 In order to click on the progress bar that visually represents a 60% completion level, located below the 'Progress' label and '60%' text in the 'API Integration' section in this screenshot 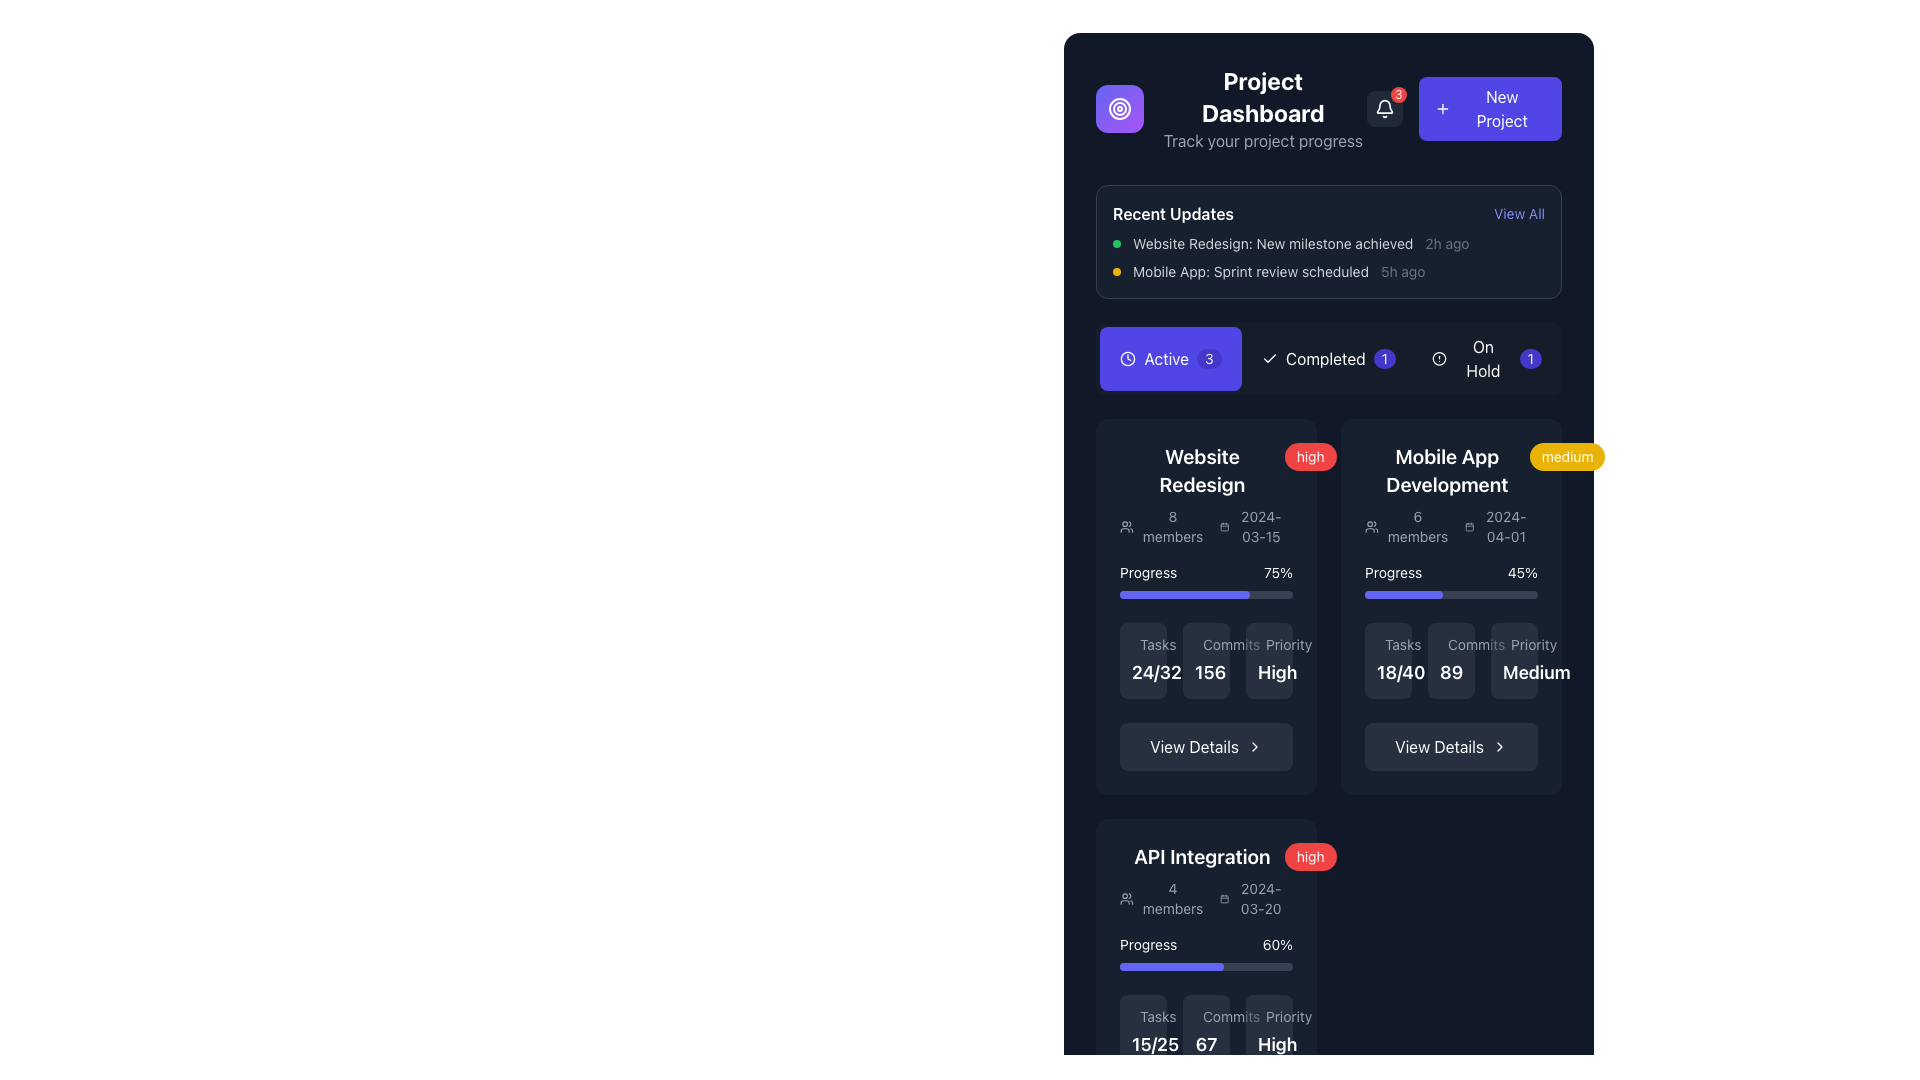, I will do `click(1205, 966)`.